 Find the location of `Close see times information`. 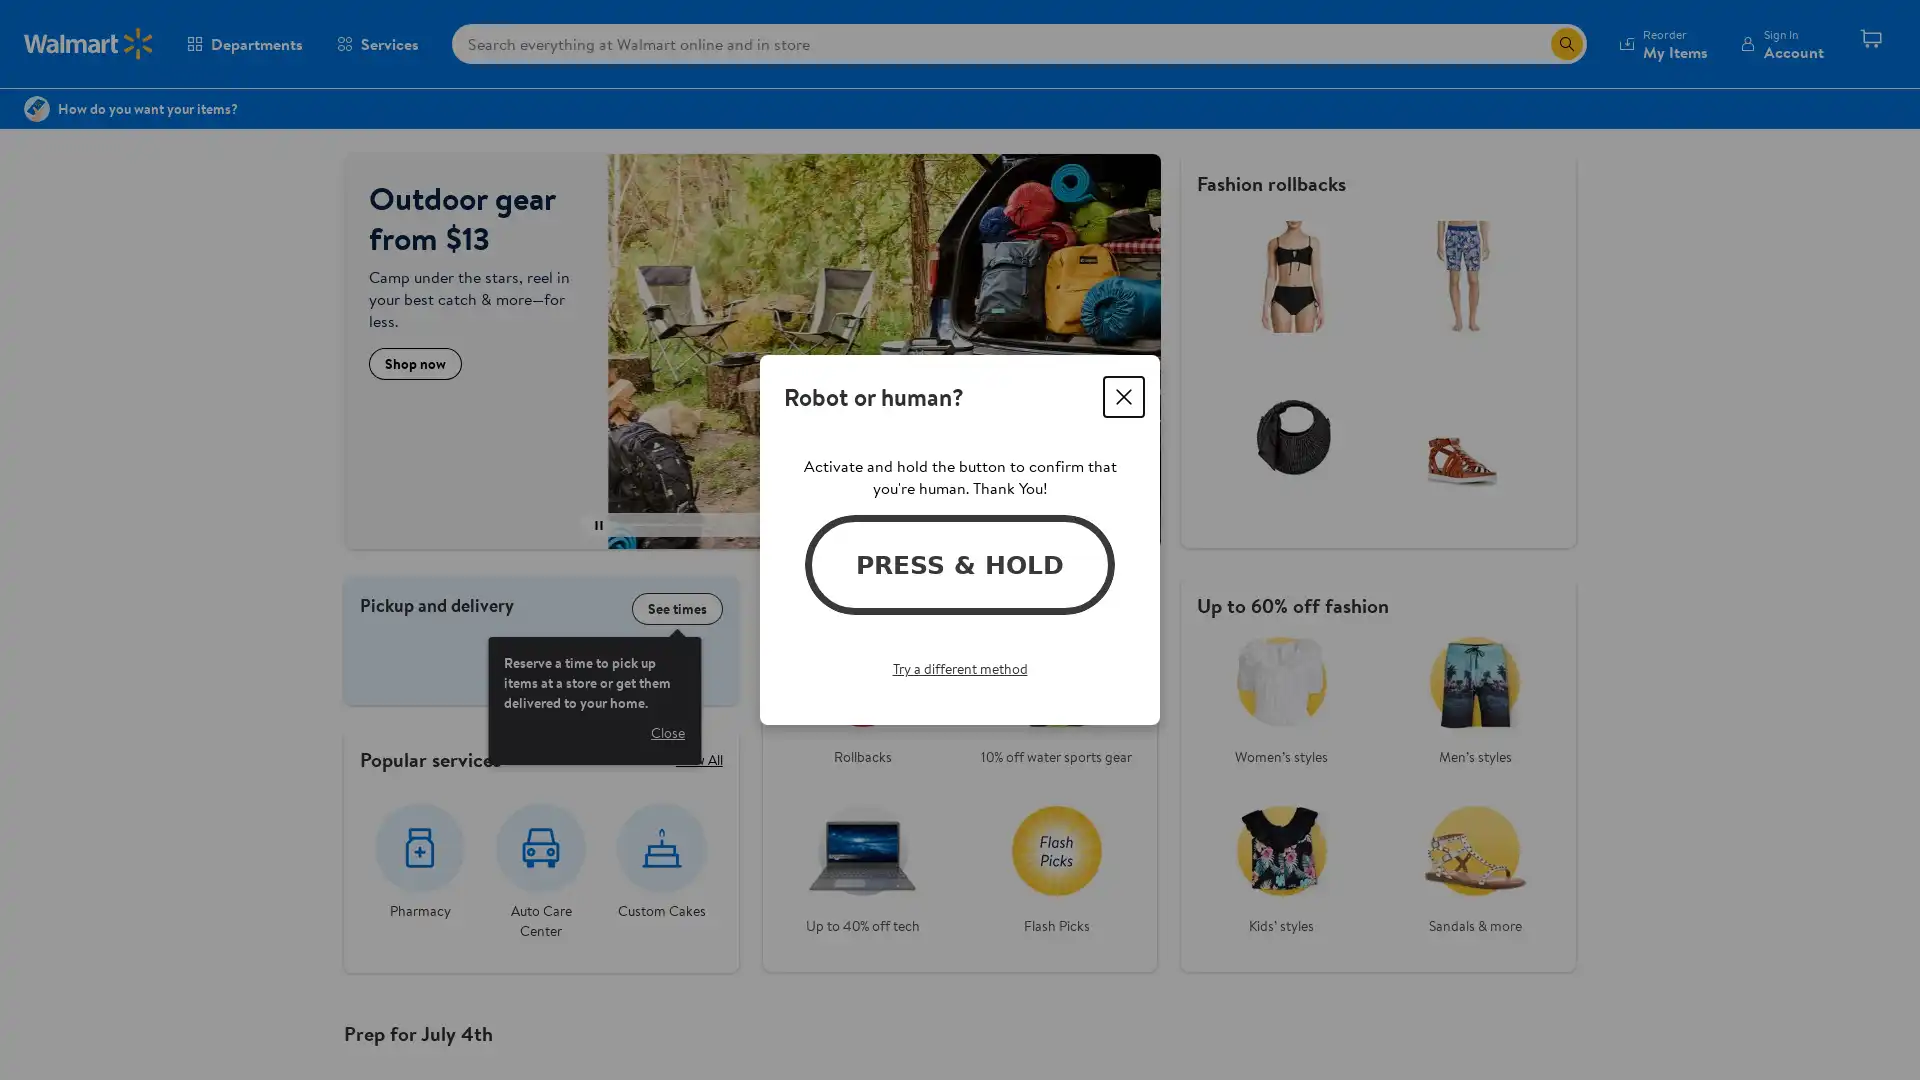

Close see times information is located at coordinates (667, 732).